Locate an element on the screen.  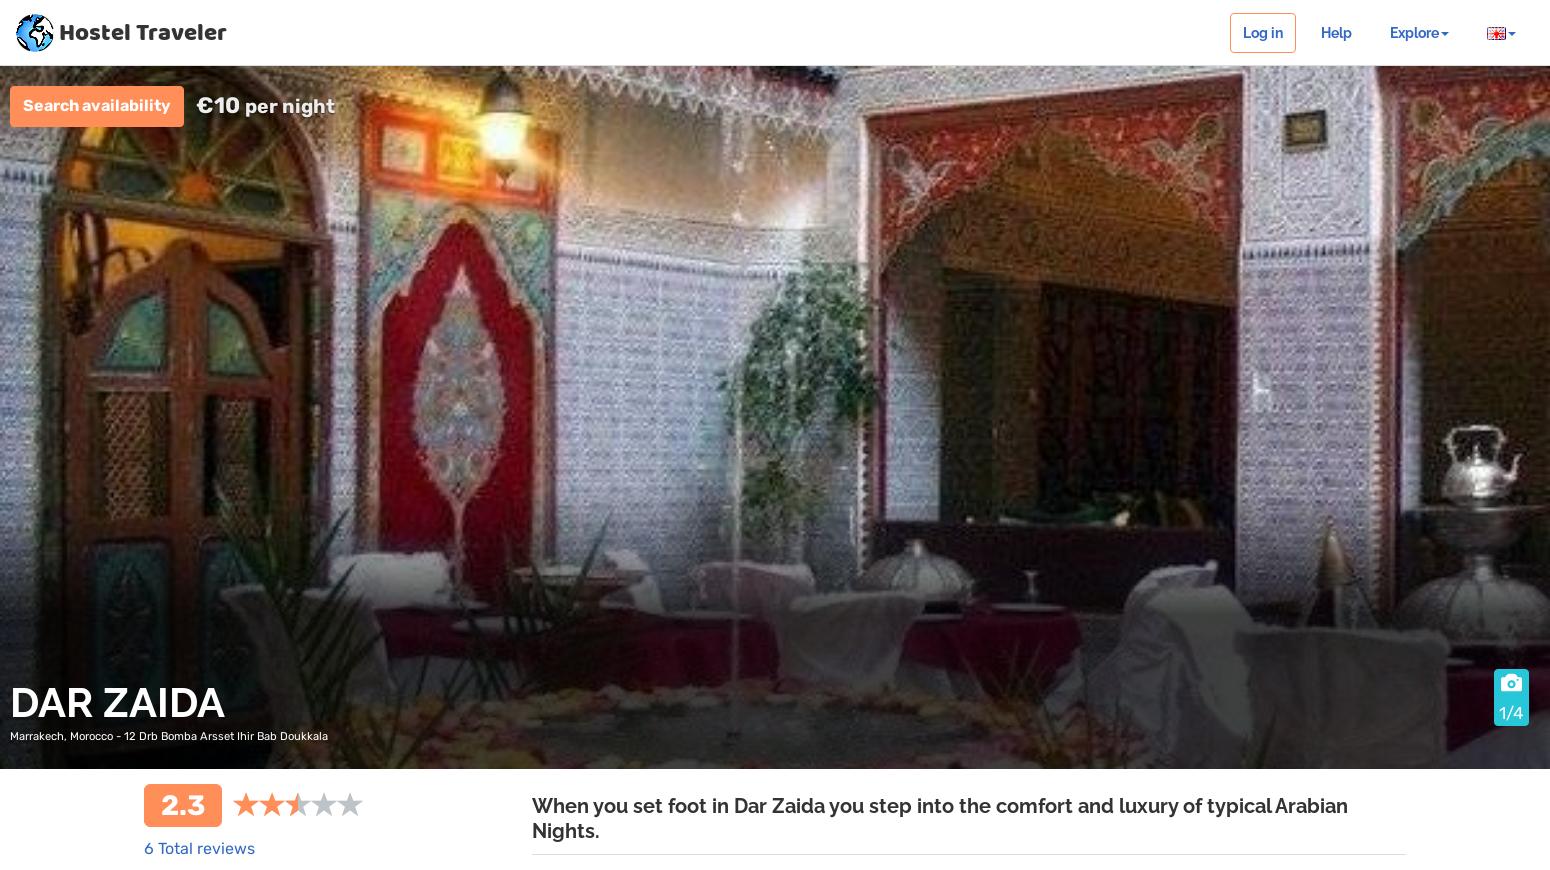
'Hostel Traveler' is located at coordinates (143, 33).